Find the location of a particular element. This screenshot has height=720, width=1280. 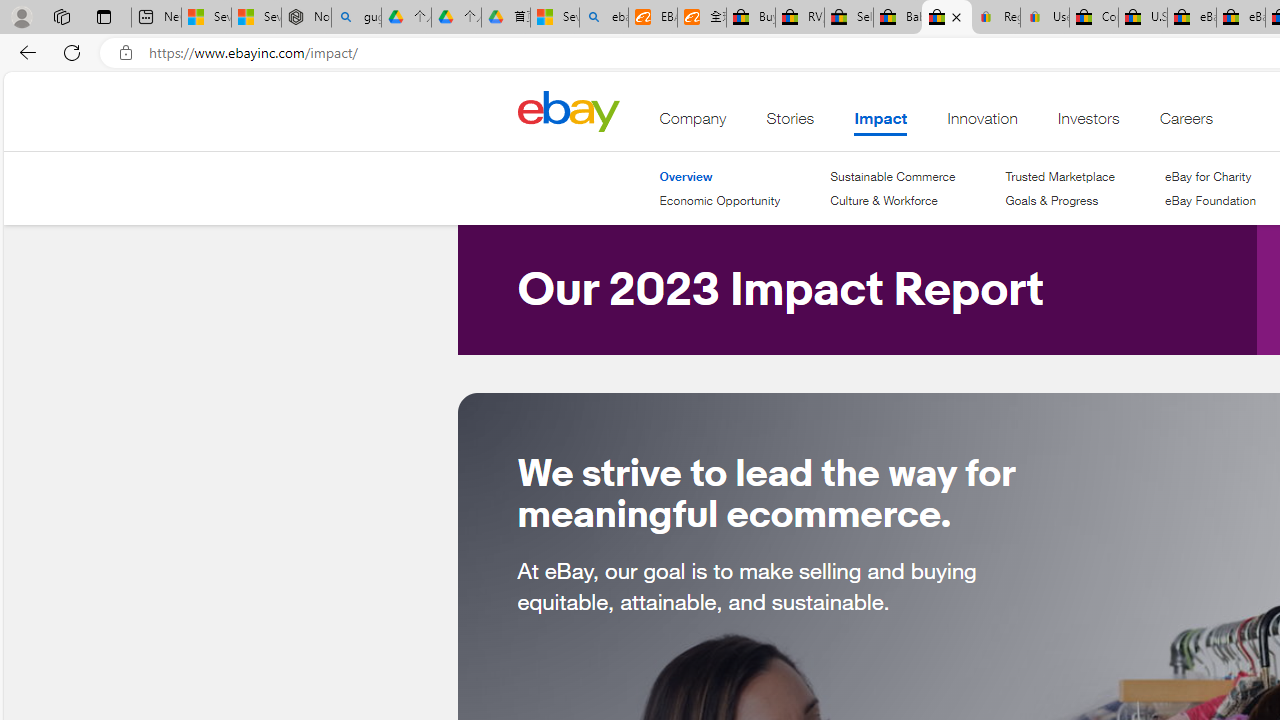

'eBay Impact - eBay Inc.' is located at coordinates (946, 17).